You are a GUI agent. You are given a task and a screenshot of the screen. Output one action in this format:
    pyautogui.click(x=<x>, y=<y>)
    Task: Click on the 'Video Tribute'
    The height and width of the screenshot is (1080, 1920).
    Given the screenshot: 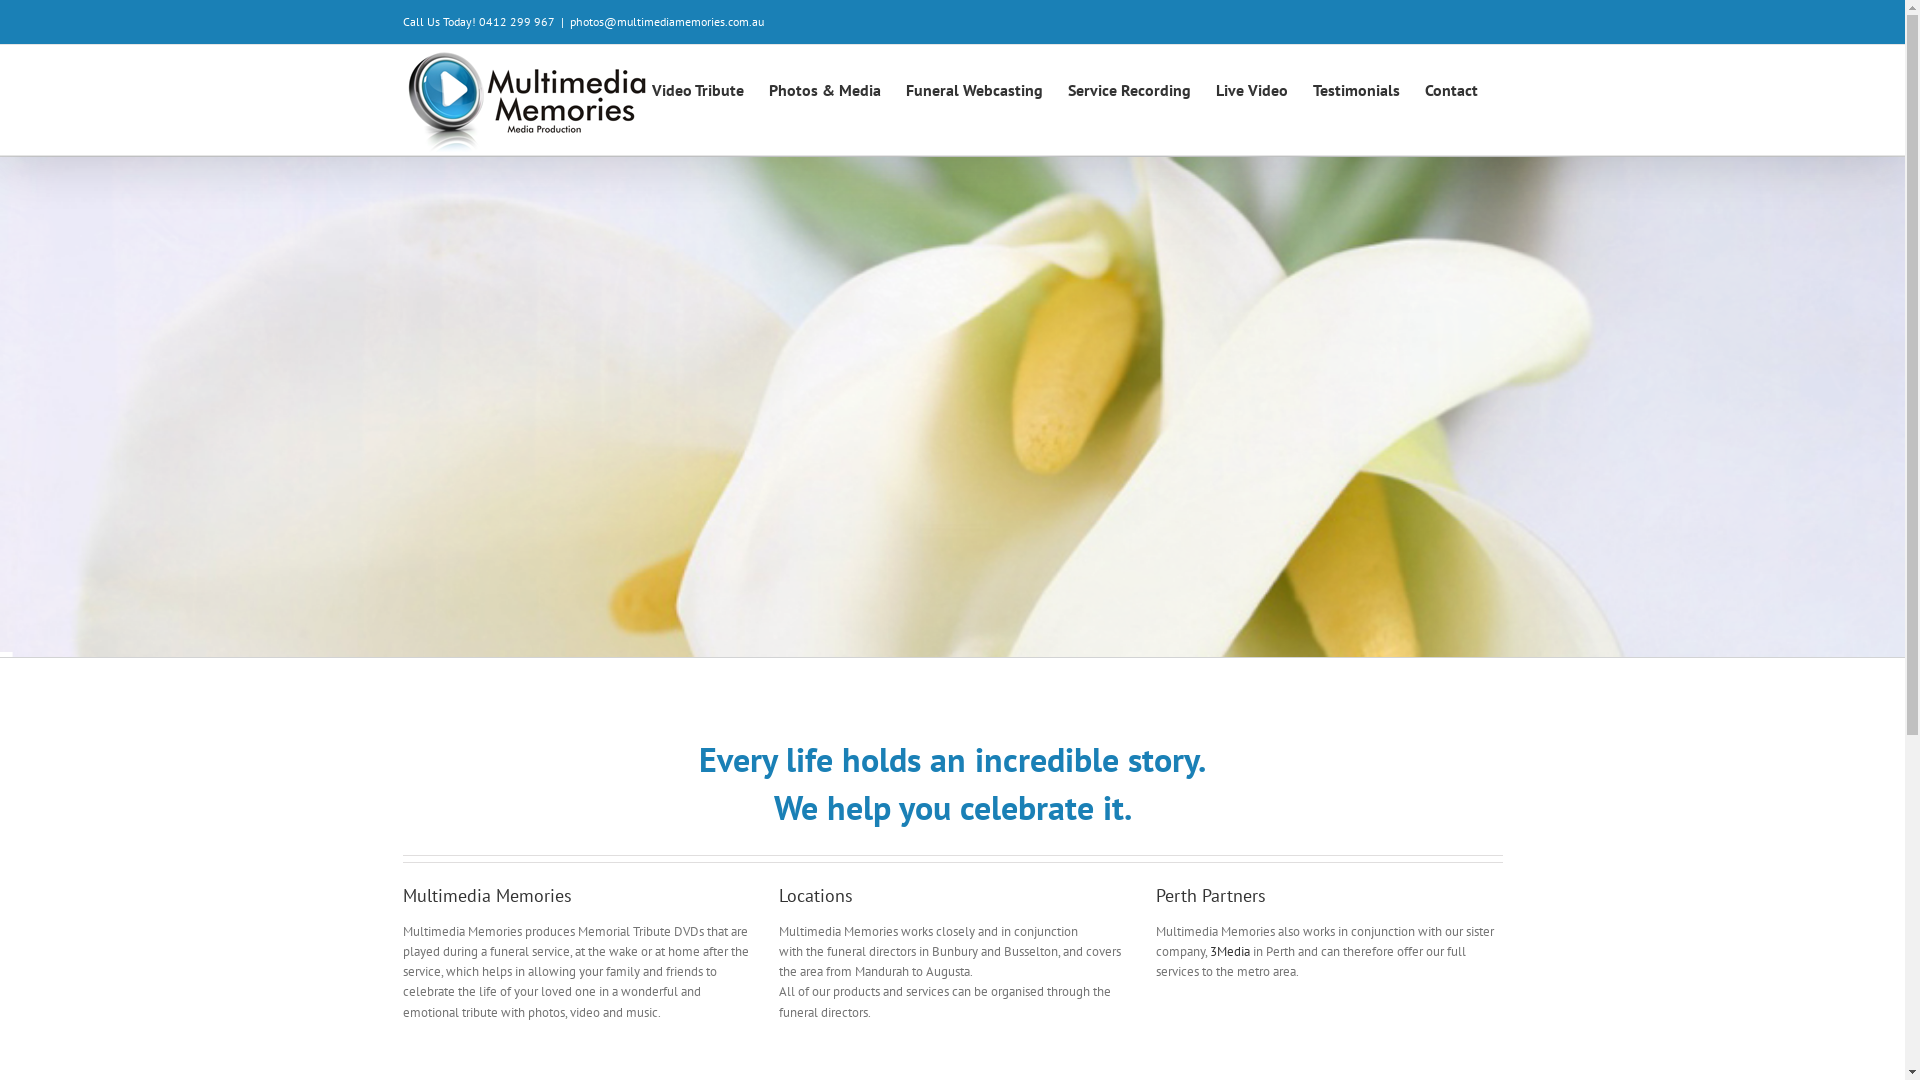 What is the action you would take?
    pyautogui.click(x=697, y=87)
    